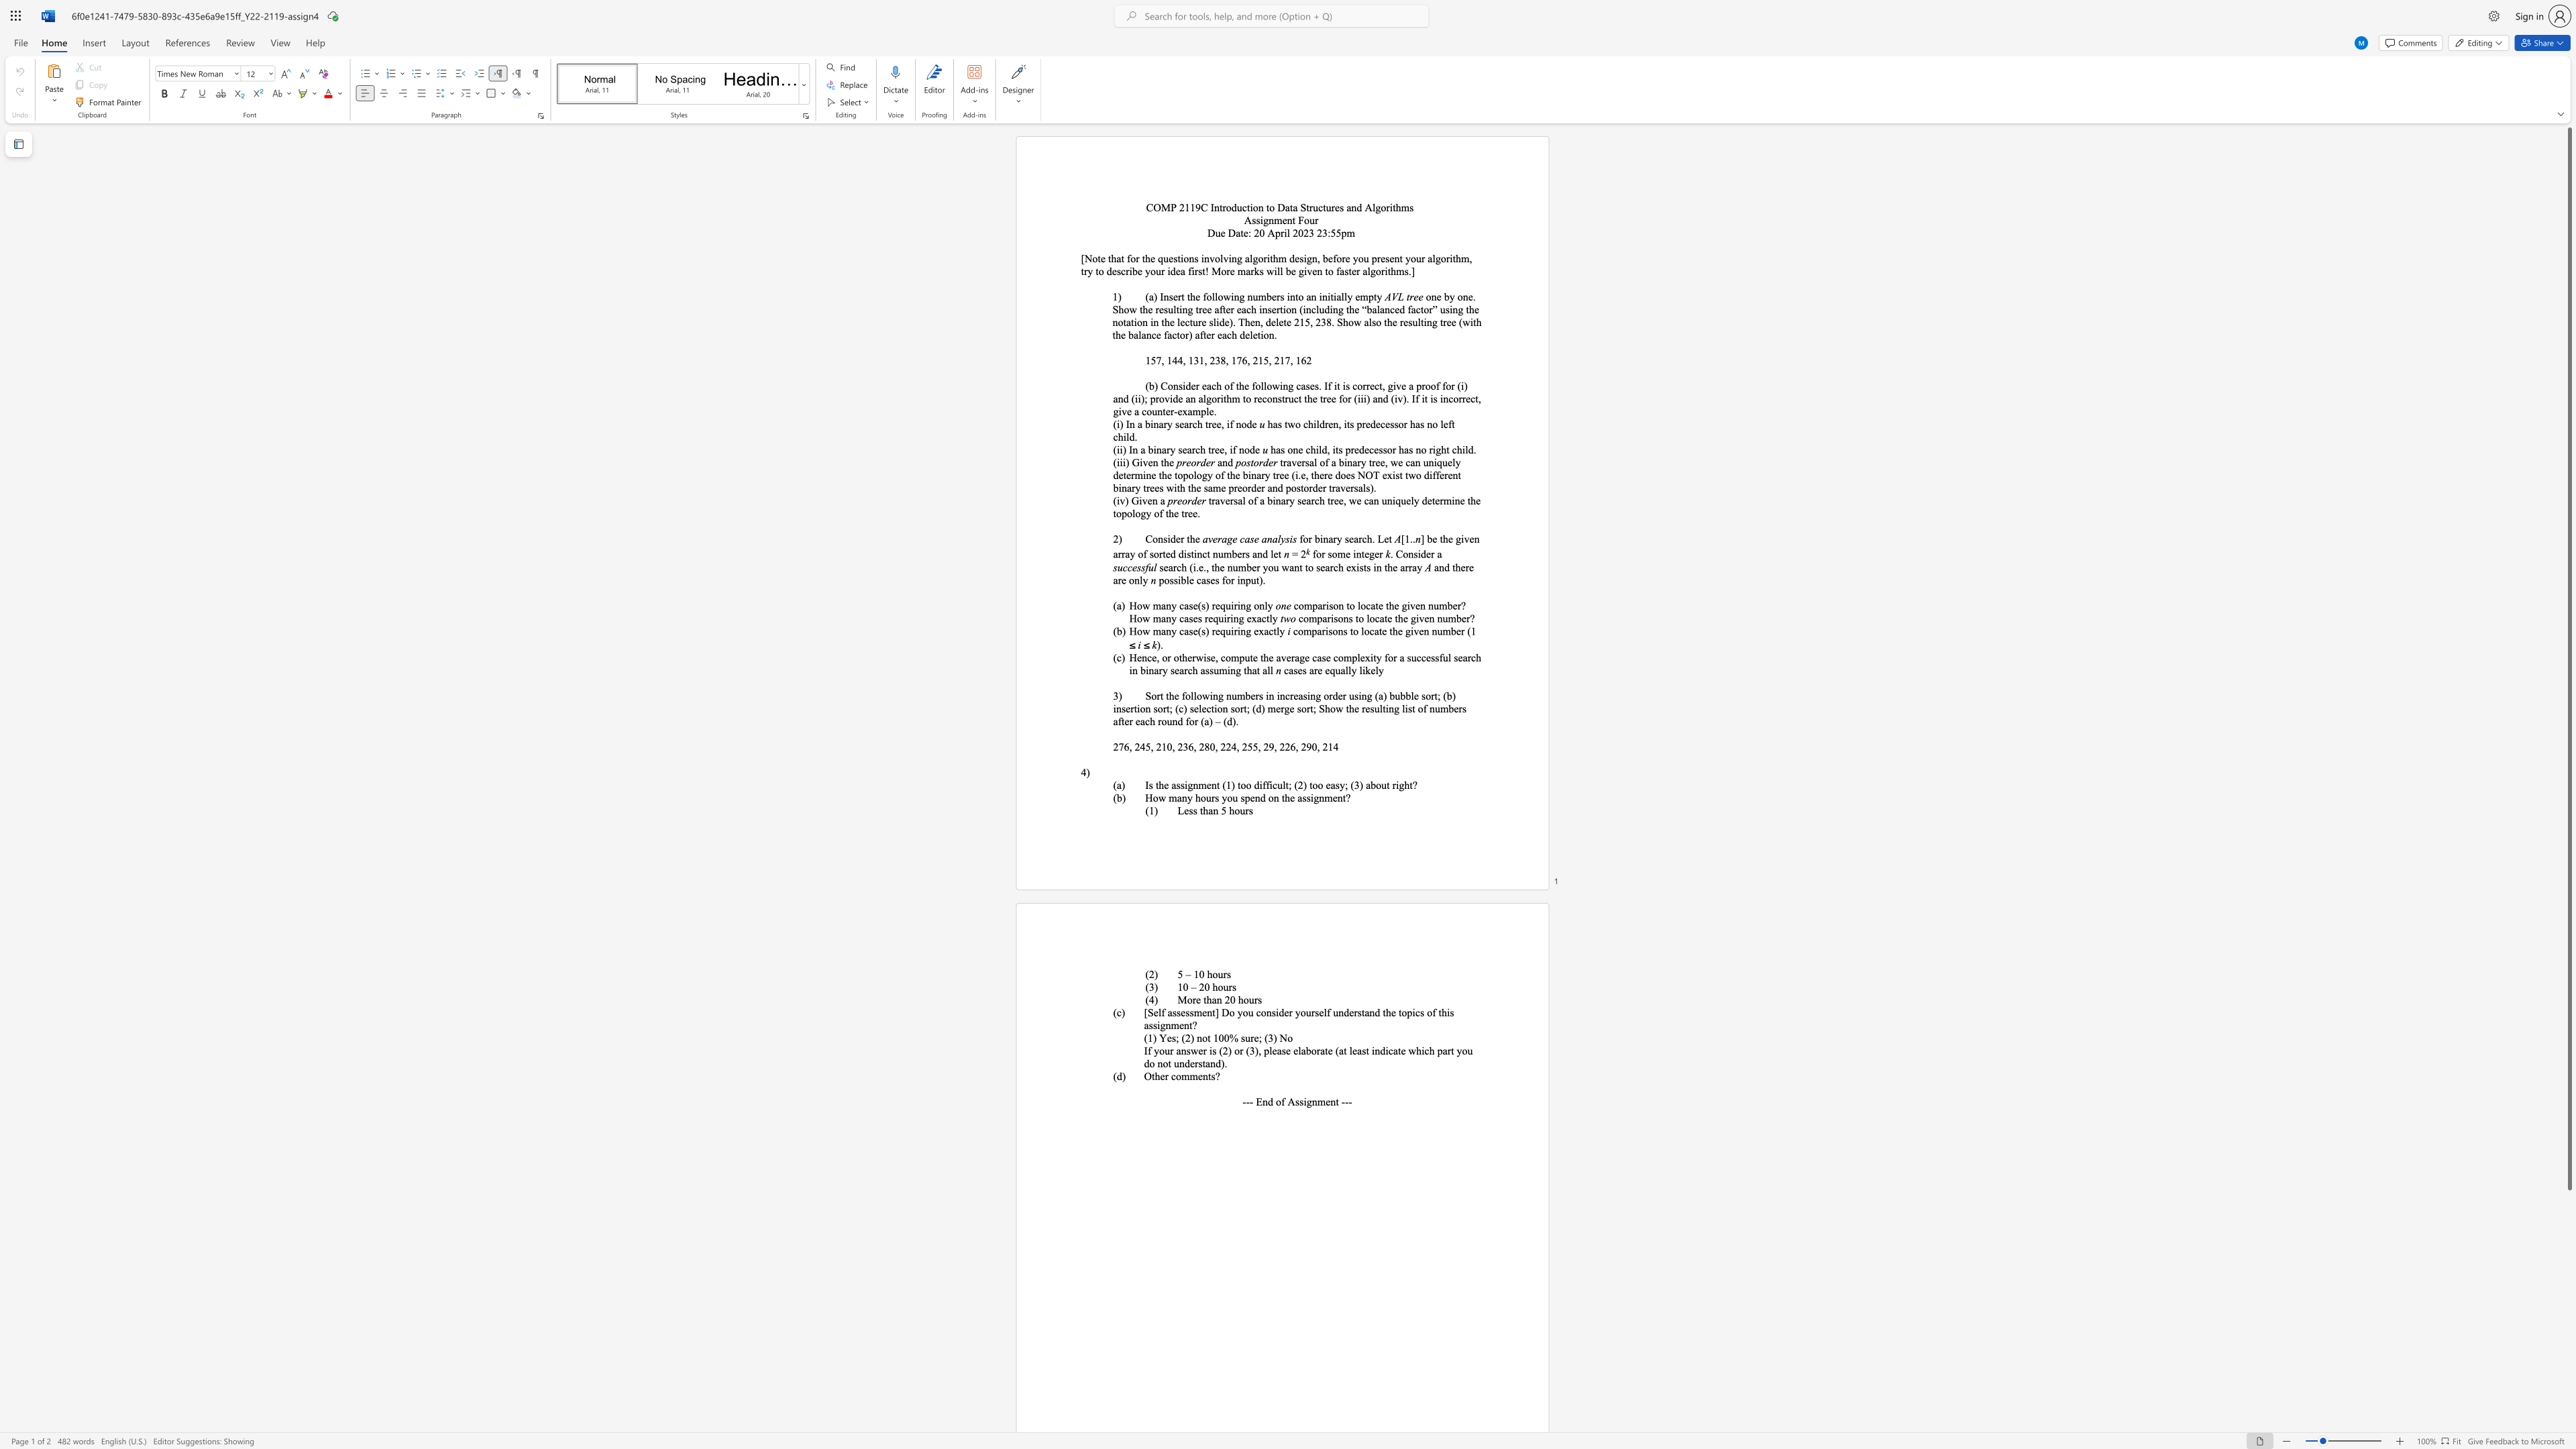  I want to click on the 3th character "h" in the text, so click(1412, 423).